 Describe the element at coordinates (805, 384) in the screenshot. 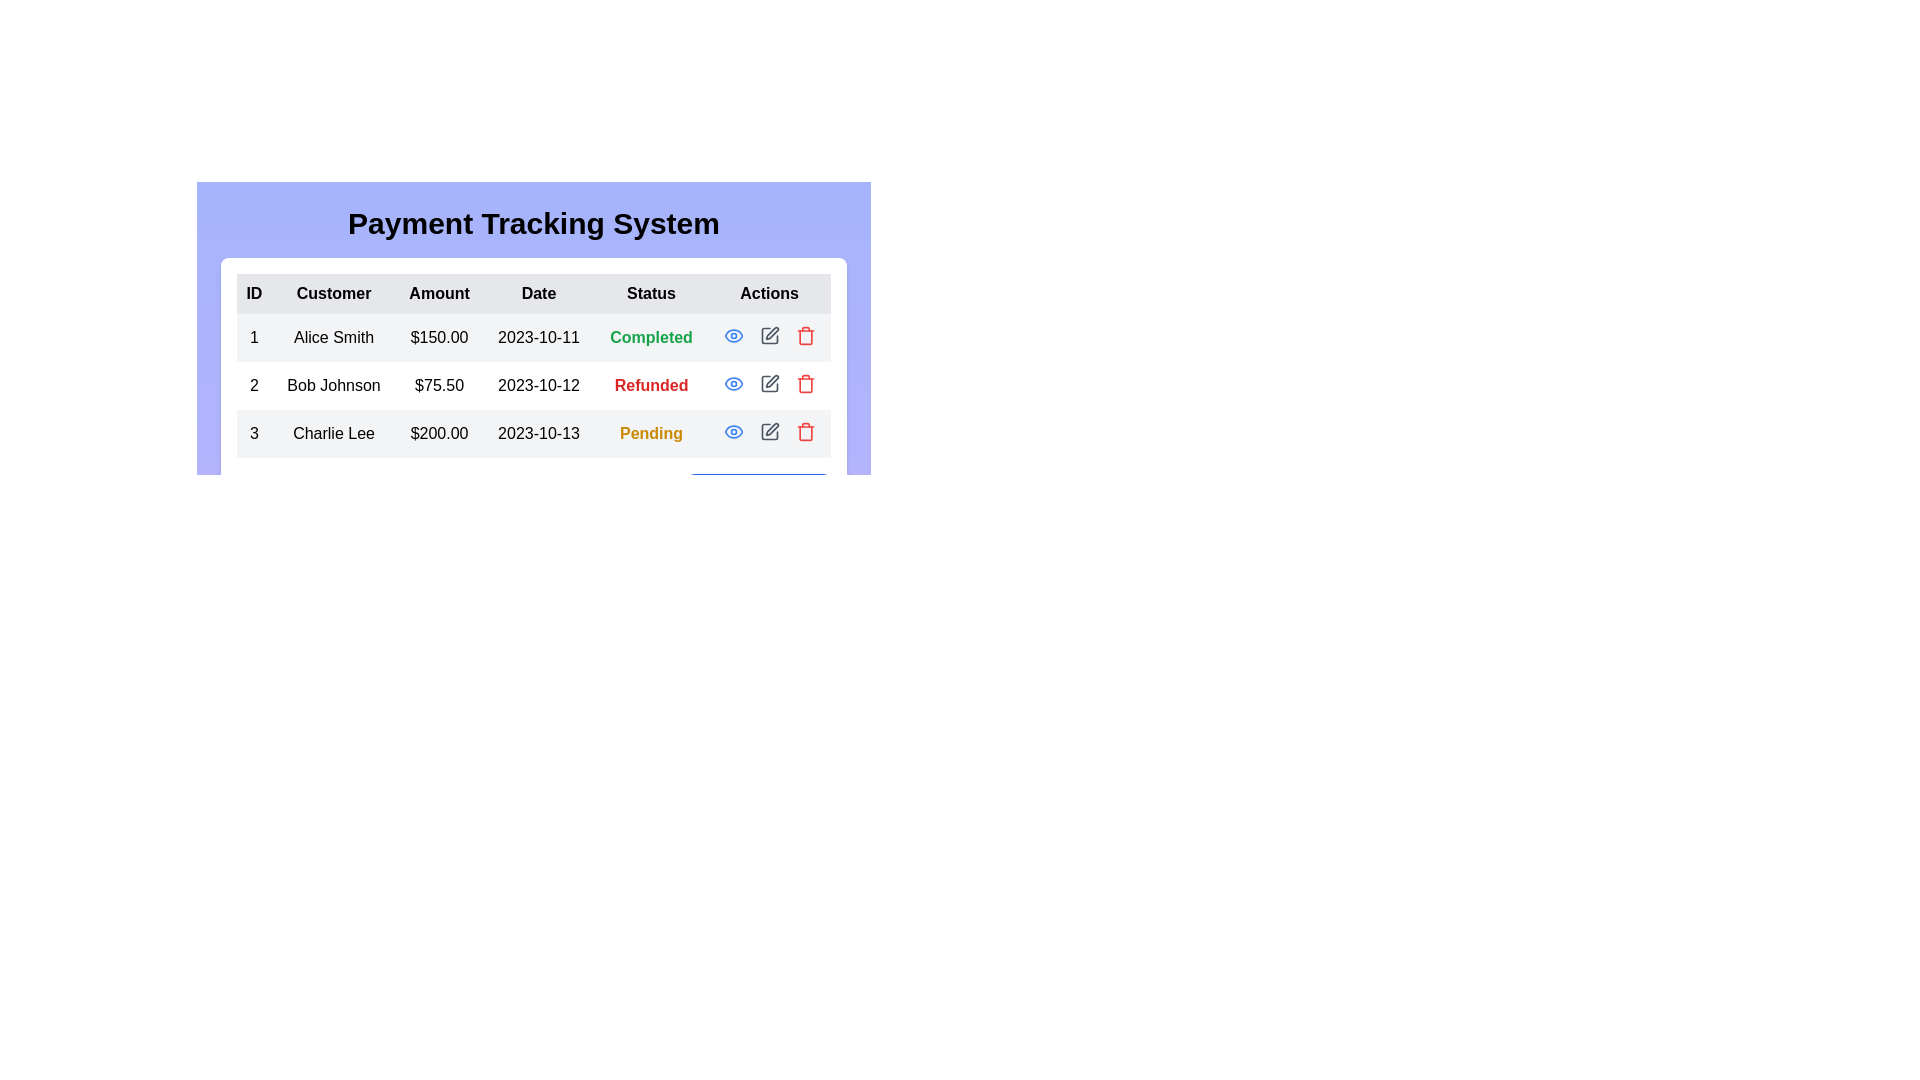

I see `the red trash bin button in the Actions column of the table for Bob Johnson` at that location.